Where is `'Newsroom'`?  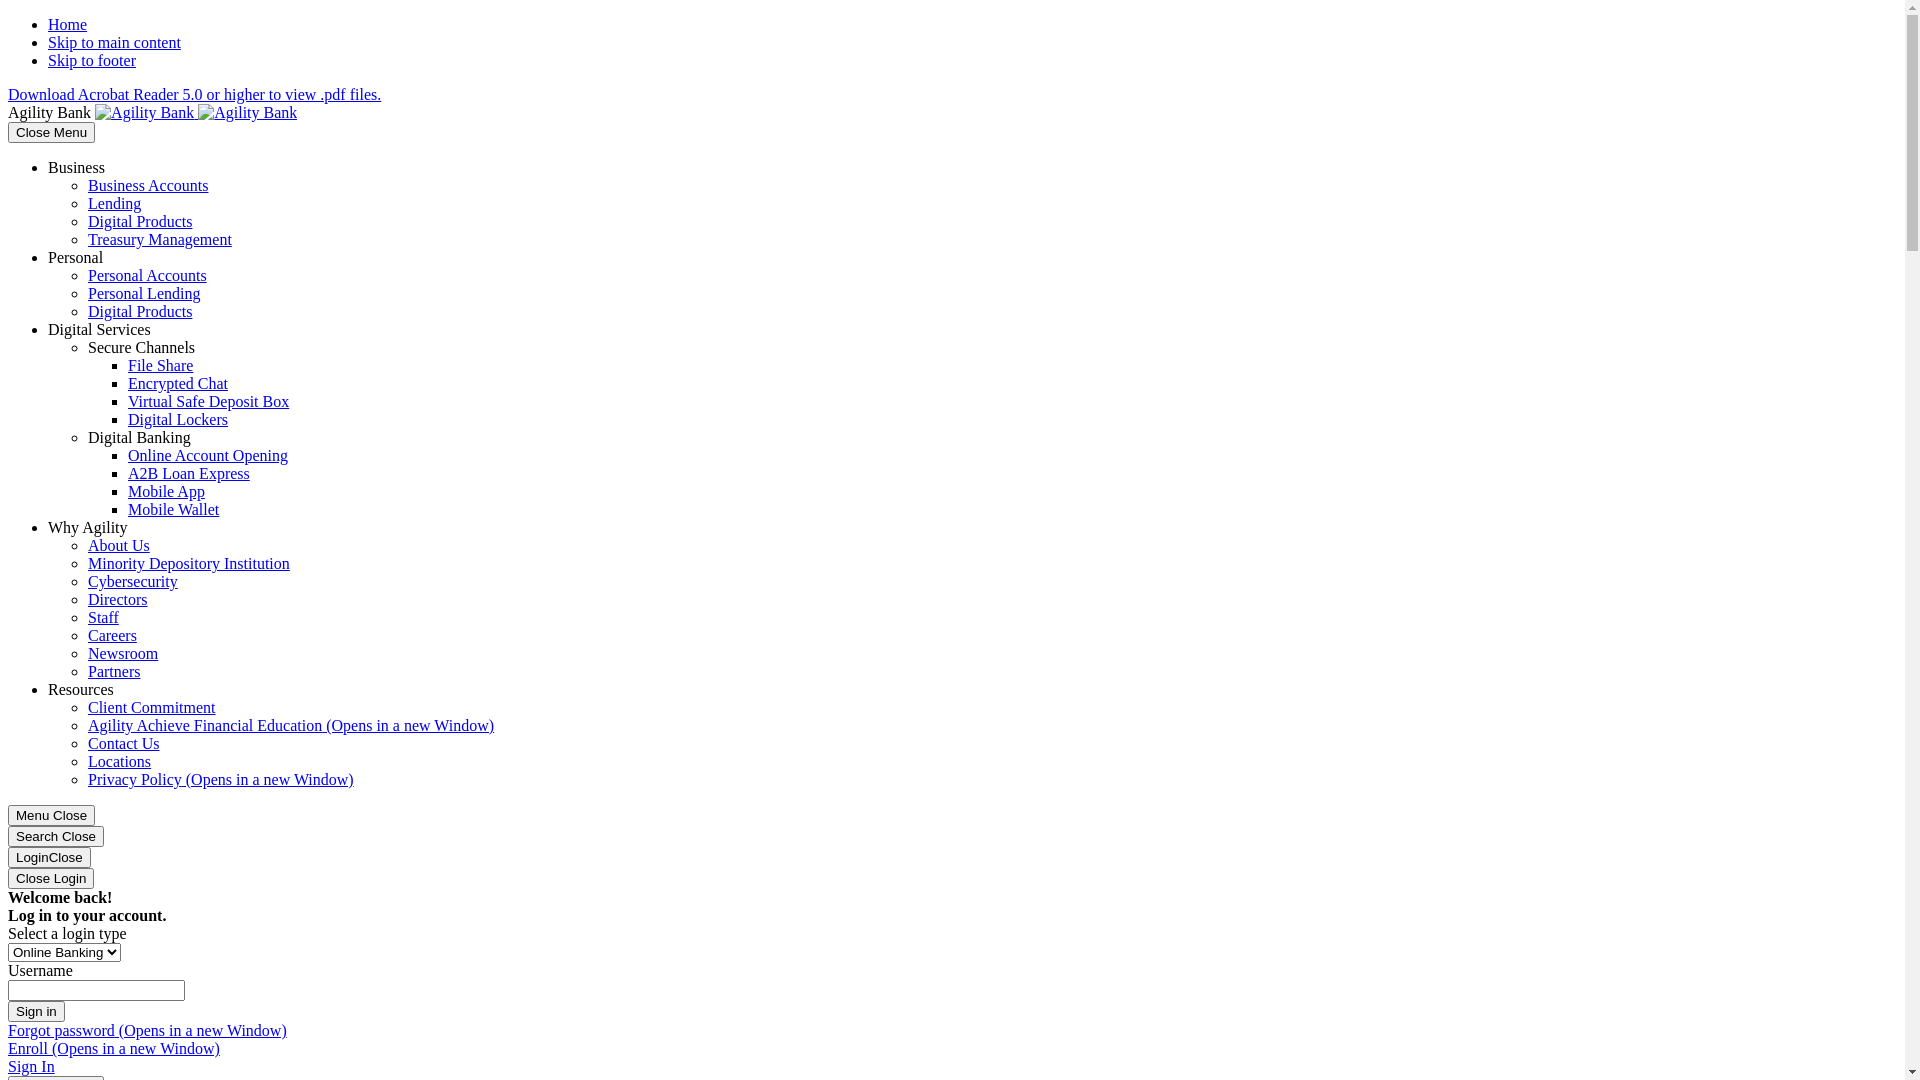
'Newsroom' is located at coordinates (122, 653).